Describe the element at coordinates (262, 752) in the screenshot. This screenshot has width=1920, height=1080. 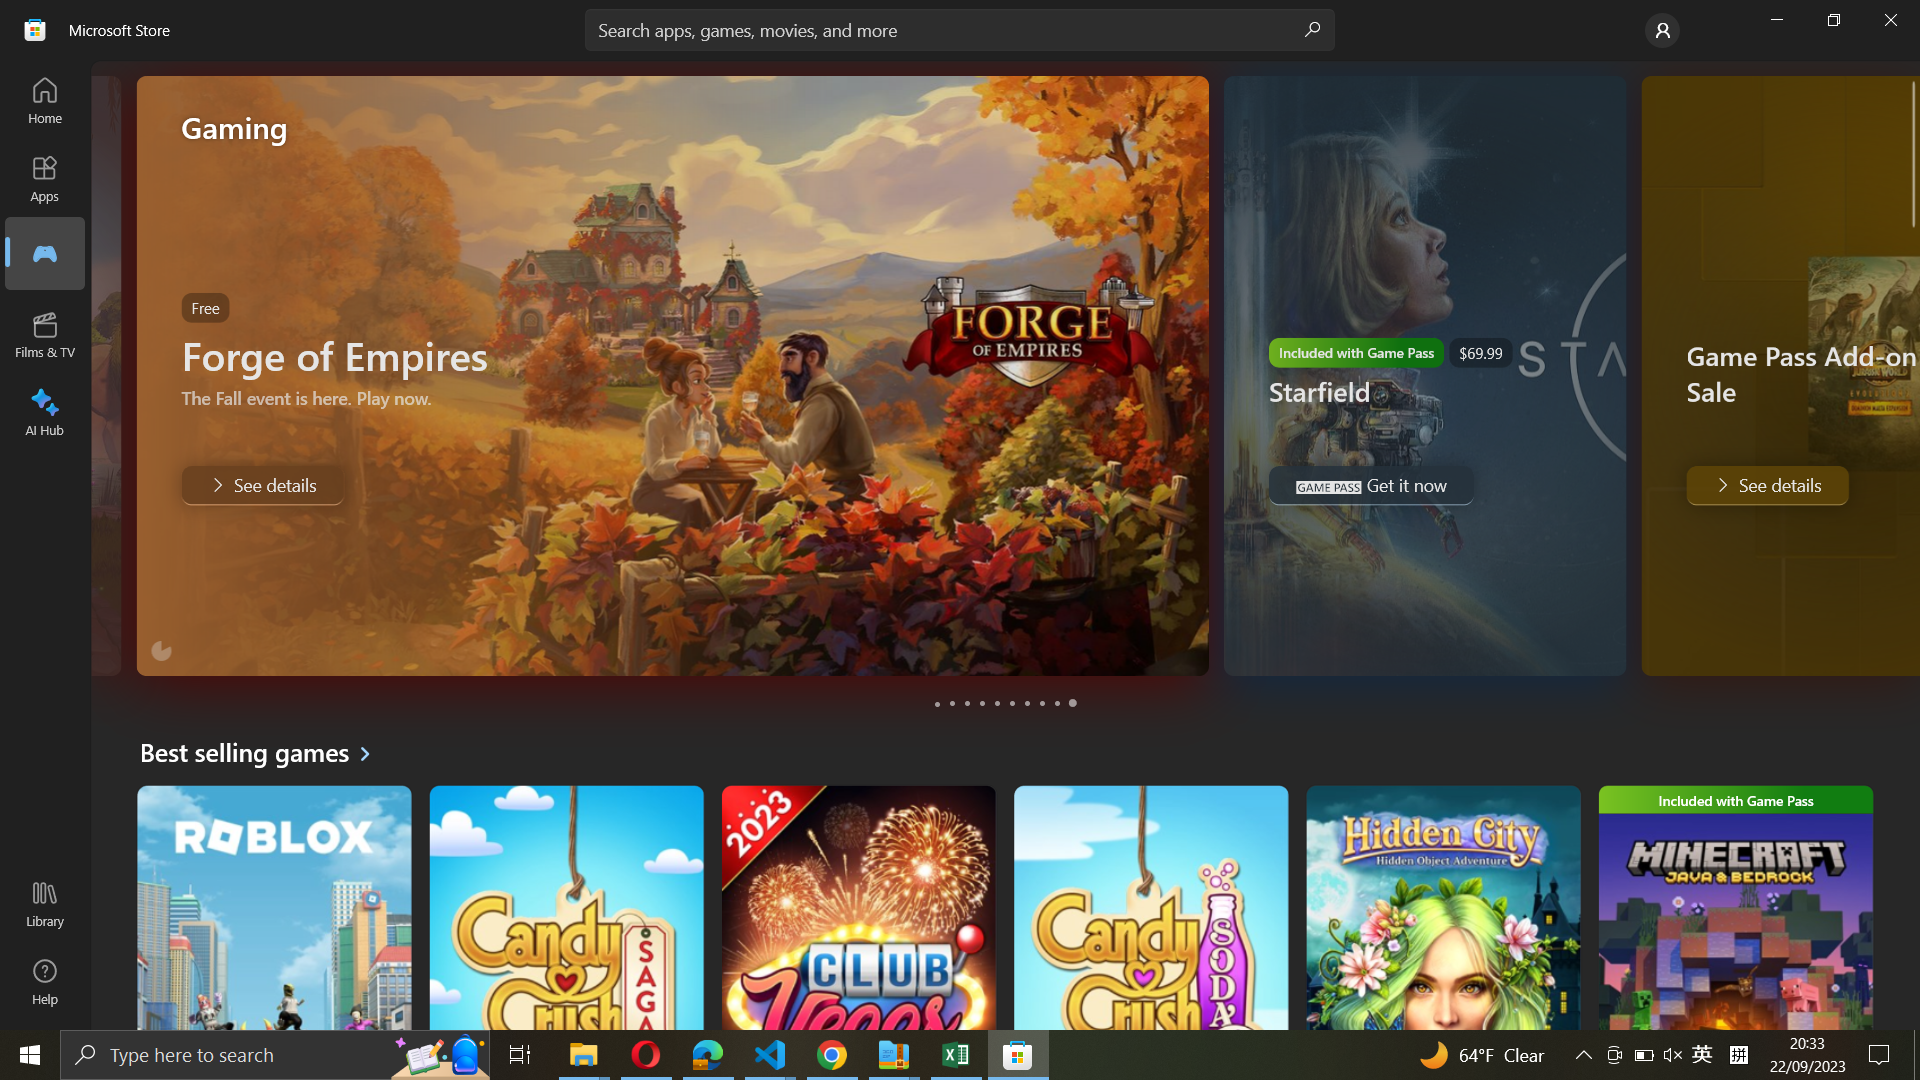
I see `the highest selling games` at that location.